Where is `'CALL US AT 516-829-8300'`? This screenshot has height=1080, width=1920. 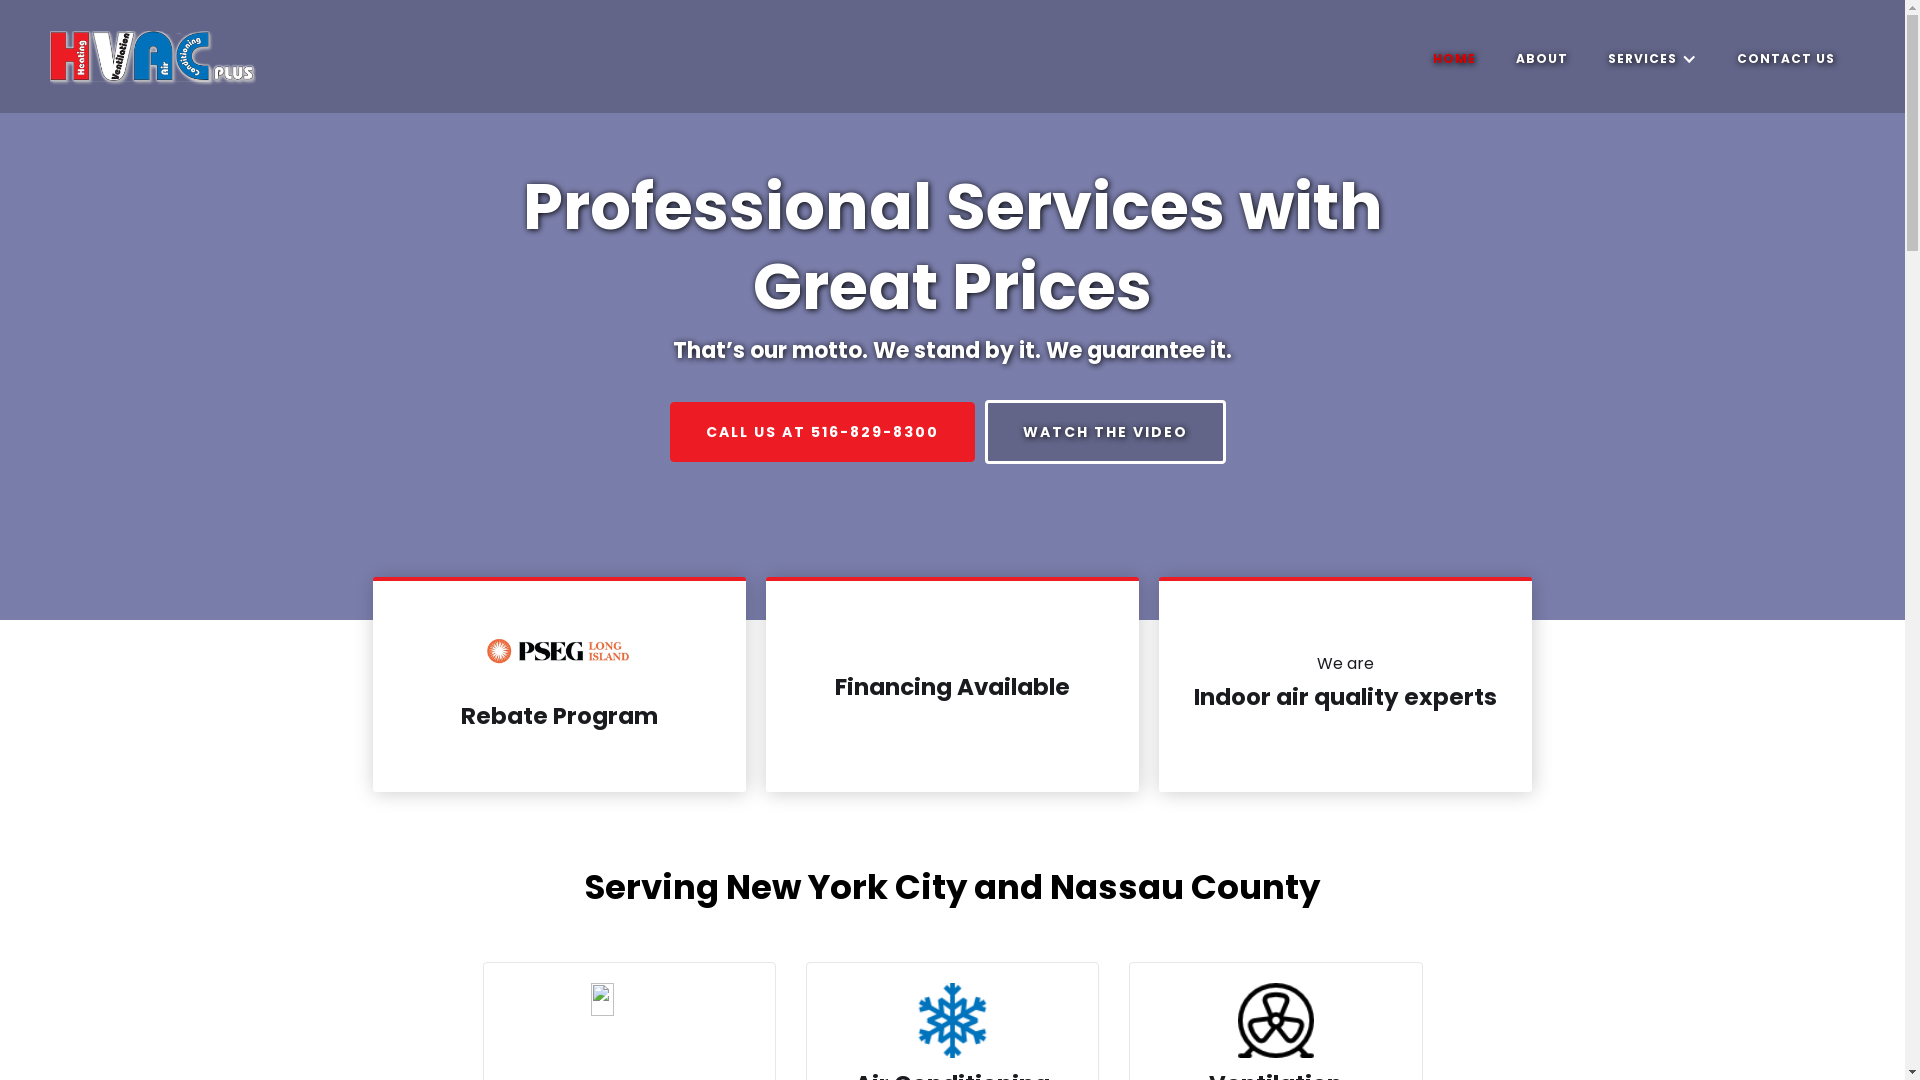 'CALL US AT 516-829-8300' is located at coordinates (822, 431).